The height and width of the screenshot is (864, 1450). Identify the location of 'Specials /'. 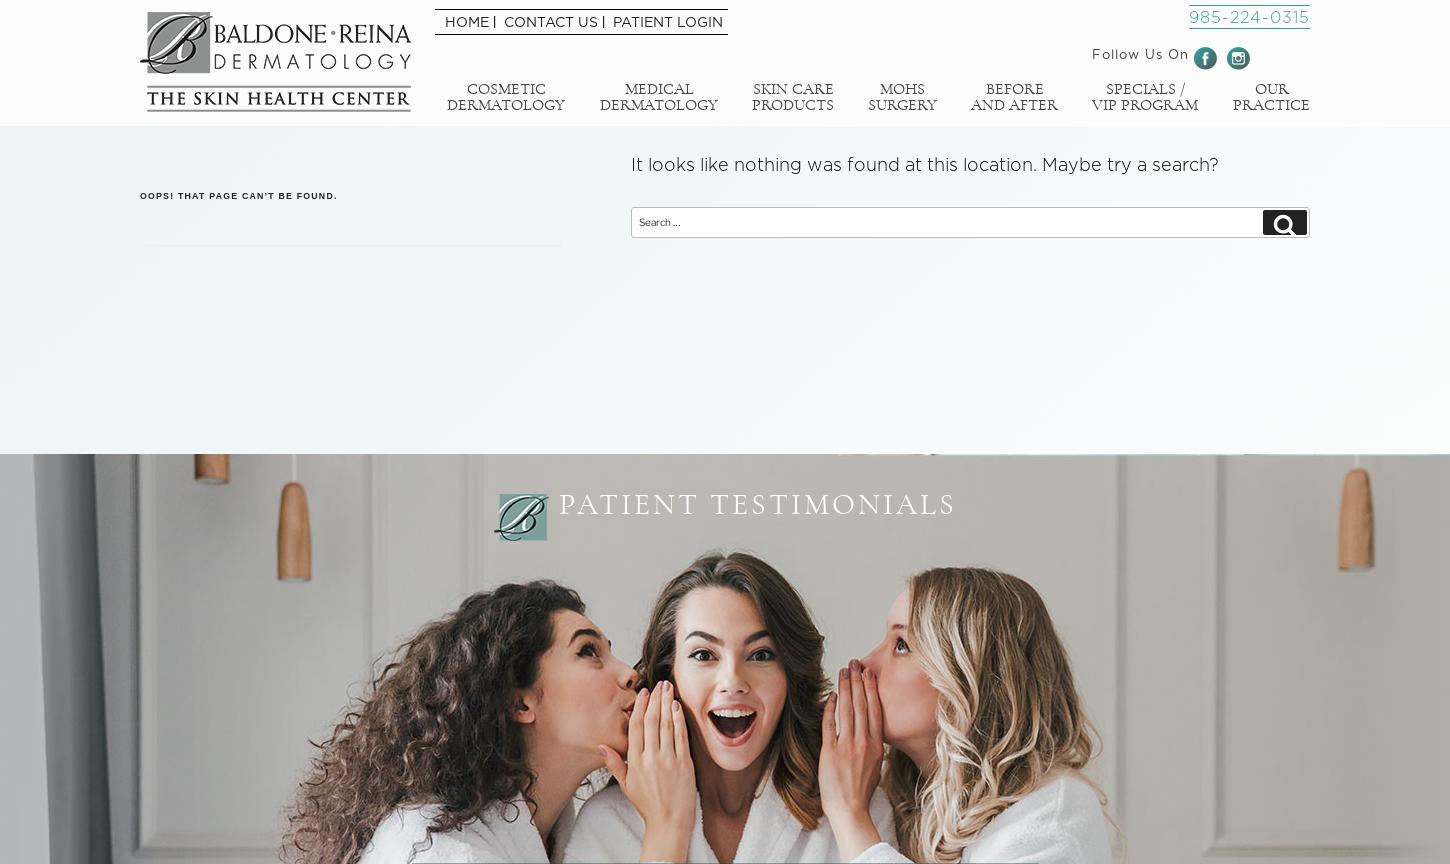
(1143, 88).